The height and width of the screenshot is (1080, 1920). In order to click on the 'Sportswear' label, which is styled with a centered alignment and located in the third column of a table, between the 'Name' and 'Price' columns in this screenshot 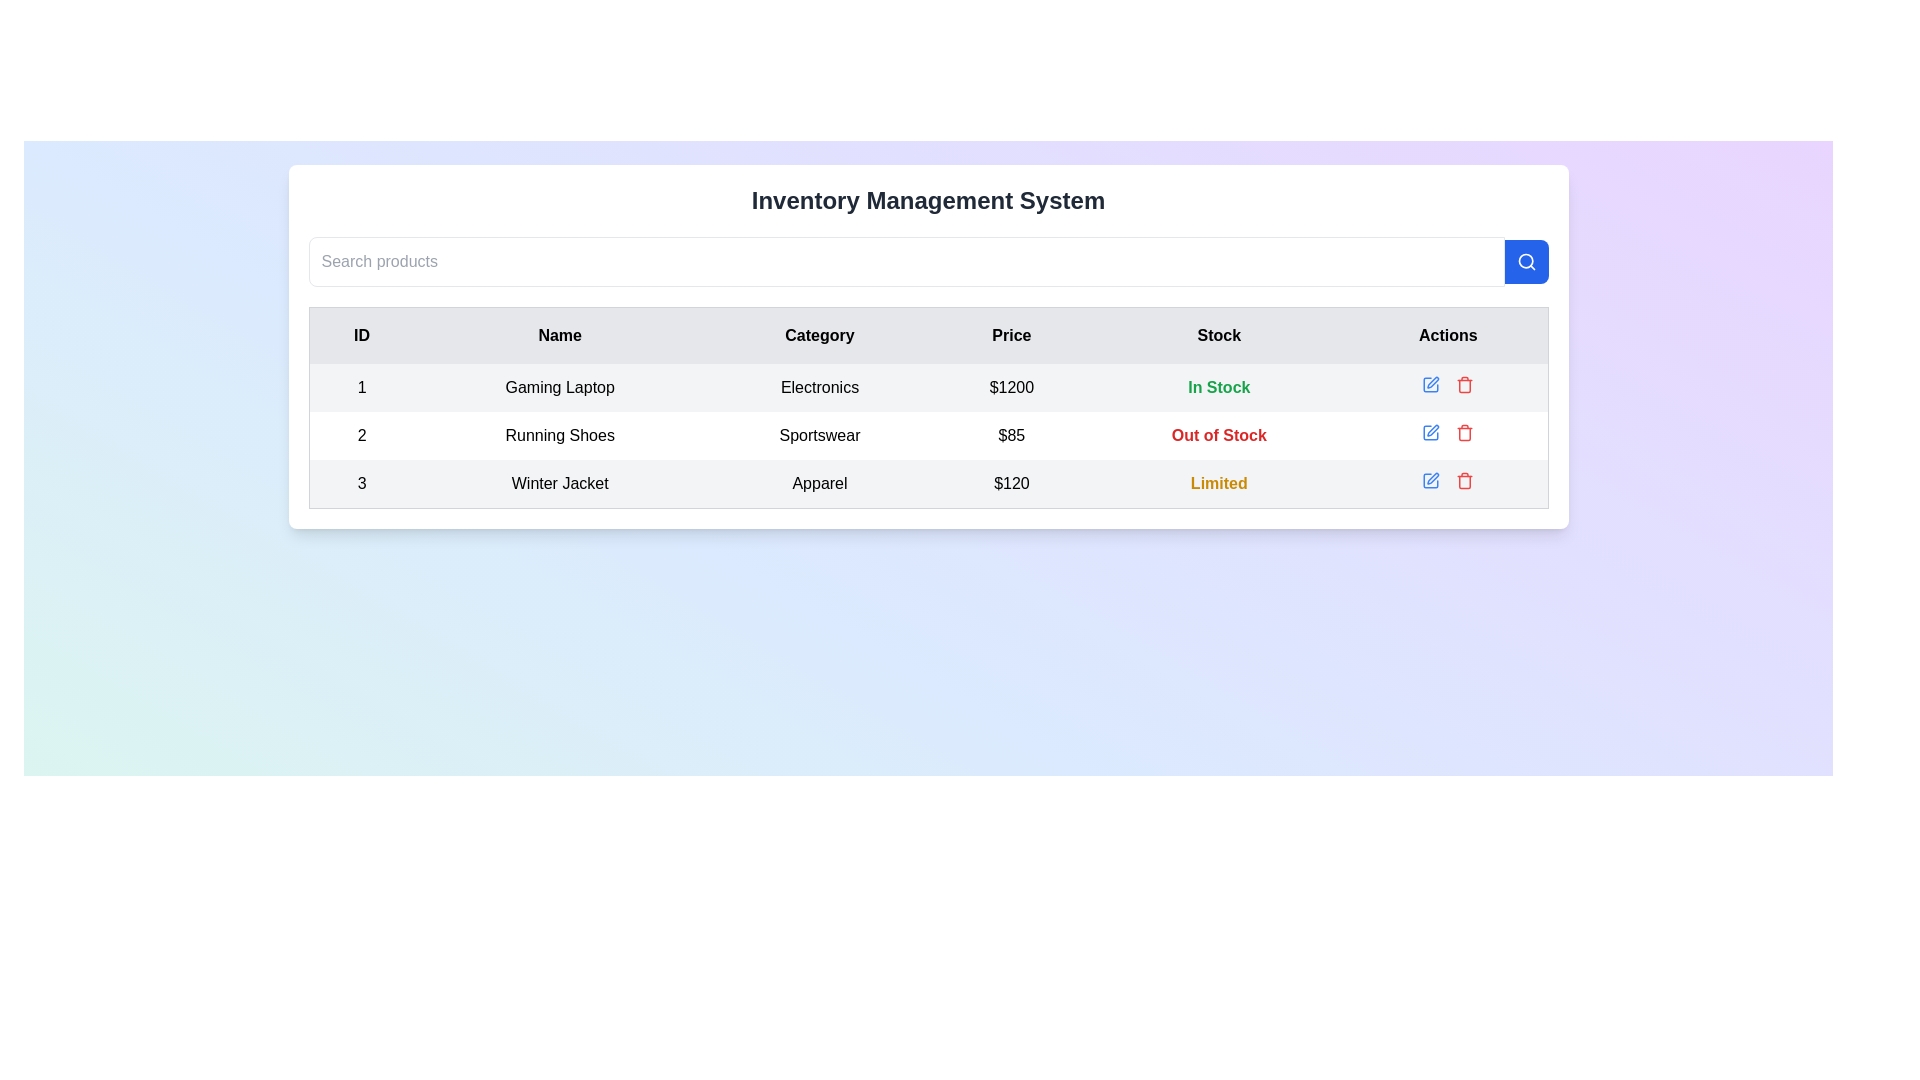, I will do `click(820, 434)`.